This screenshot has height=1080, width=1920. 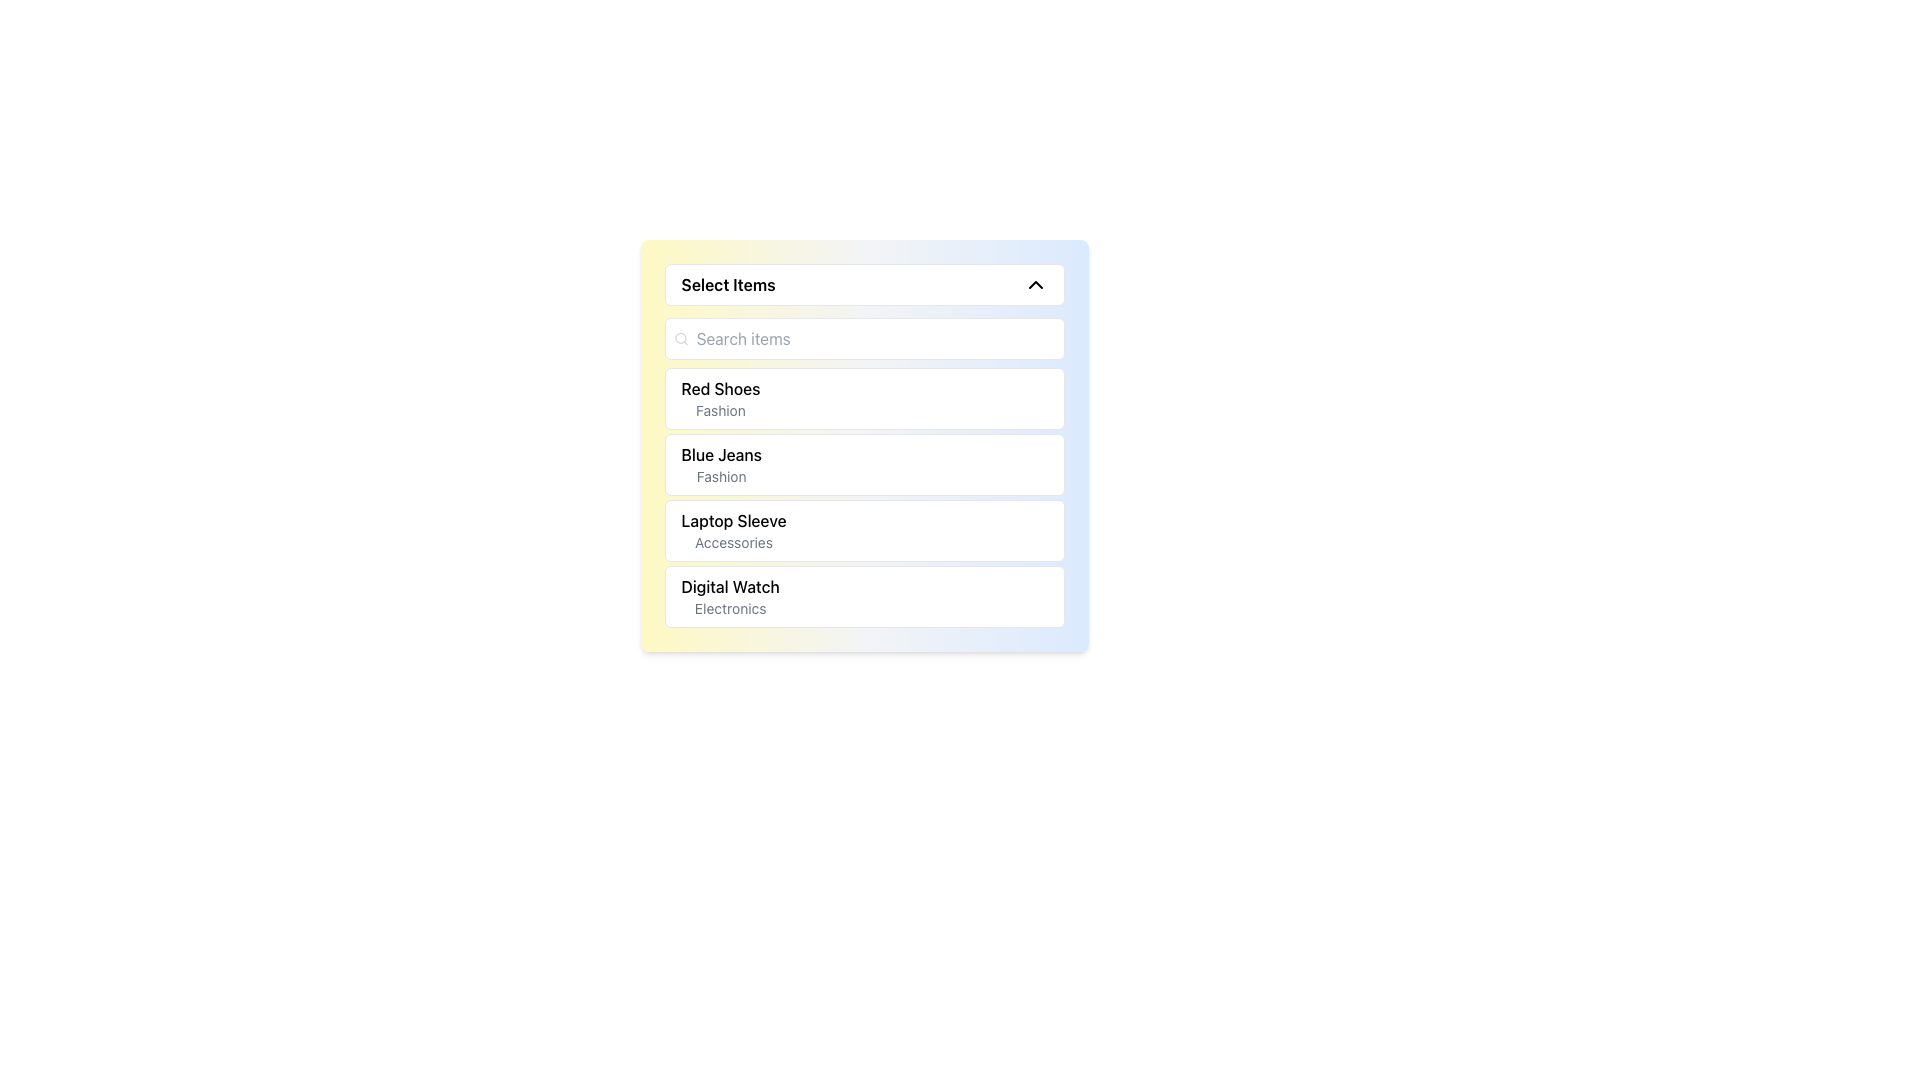 I want to click on the text label that serves as a title for the dropdown or selection list, located at the top-left corner above the search bar icon and to the left of the chevron icon, so click(x=727, y=285).